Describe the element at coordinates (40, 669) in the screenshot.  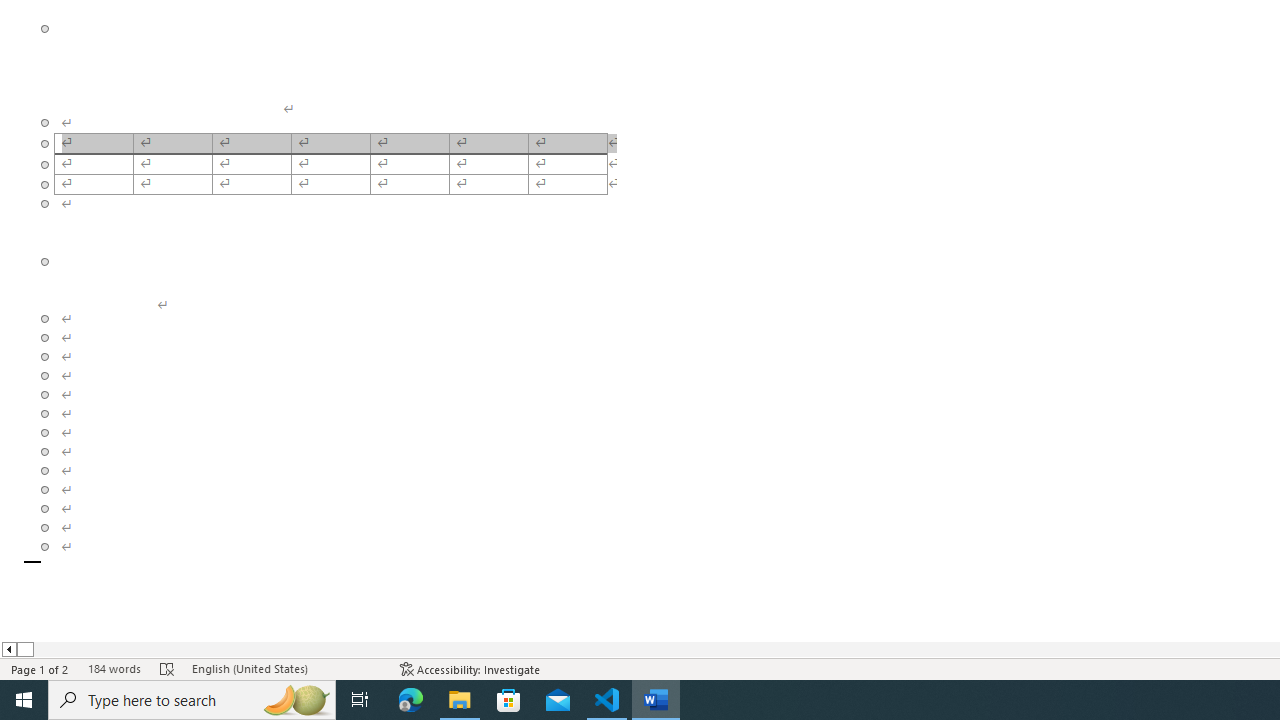
I see `'Page Number Page 1 of 2'` at that location.